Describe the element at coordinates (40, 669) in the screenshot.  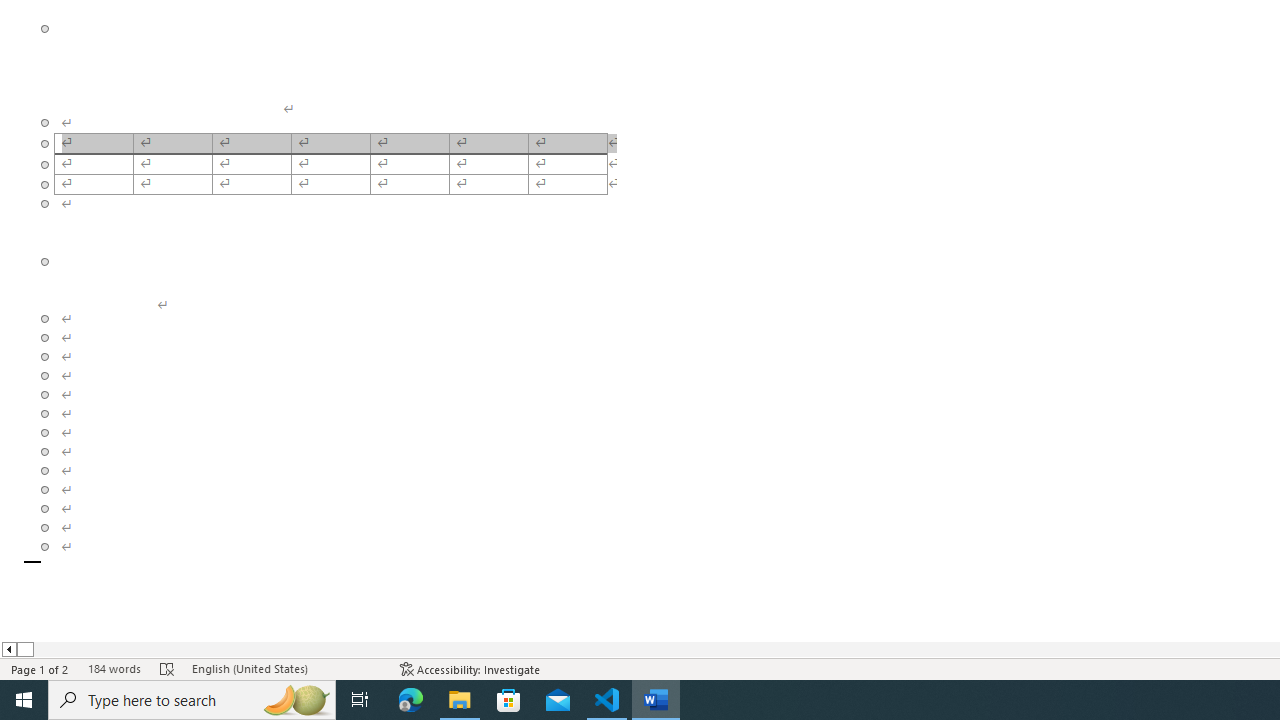
I see `'Page Number Page 1 of 2'` at that location.